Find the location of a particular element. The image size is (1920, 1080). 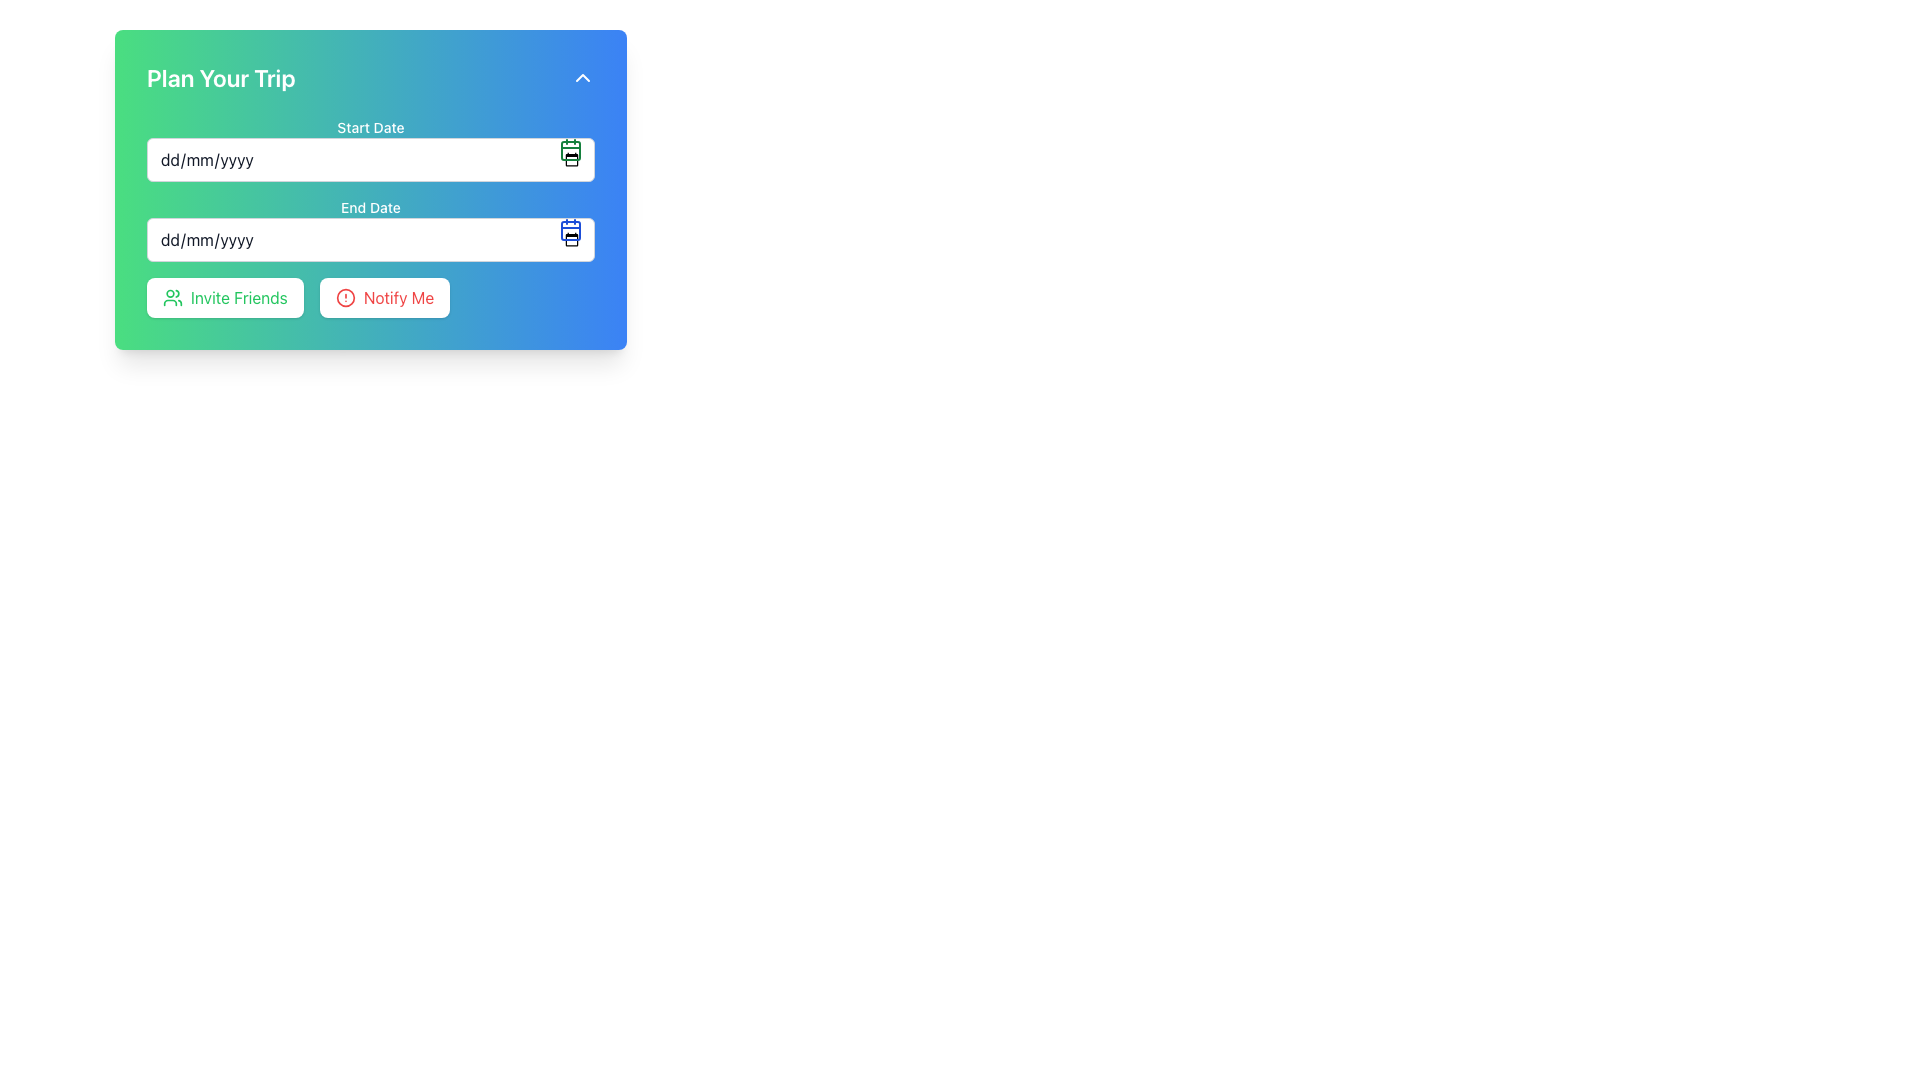

the chevron icon button located at the top-right corner of the 'Plan Your Trip' card is located at coordinates (581, 76).